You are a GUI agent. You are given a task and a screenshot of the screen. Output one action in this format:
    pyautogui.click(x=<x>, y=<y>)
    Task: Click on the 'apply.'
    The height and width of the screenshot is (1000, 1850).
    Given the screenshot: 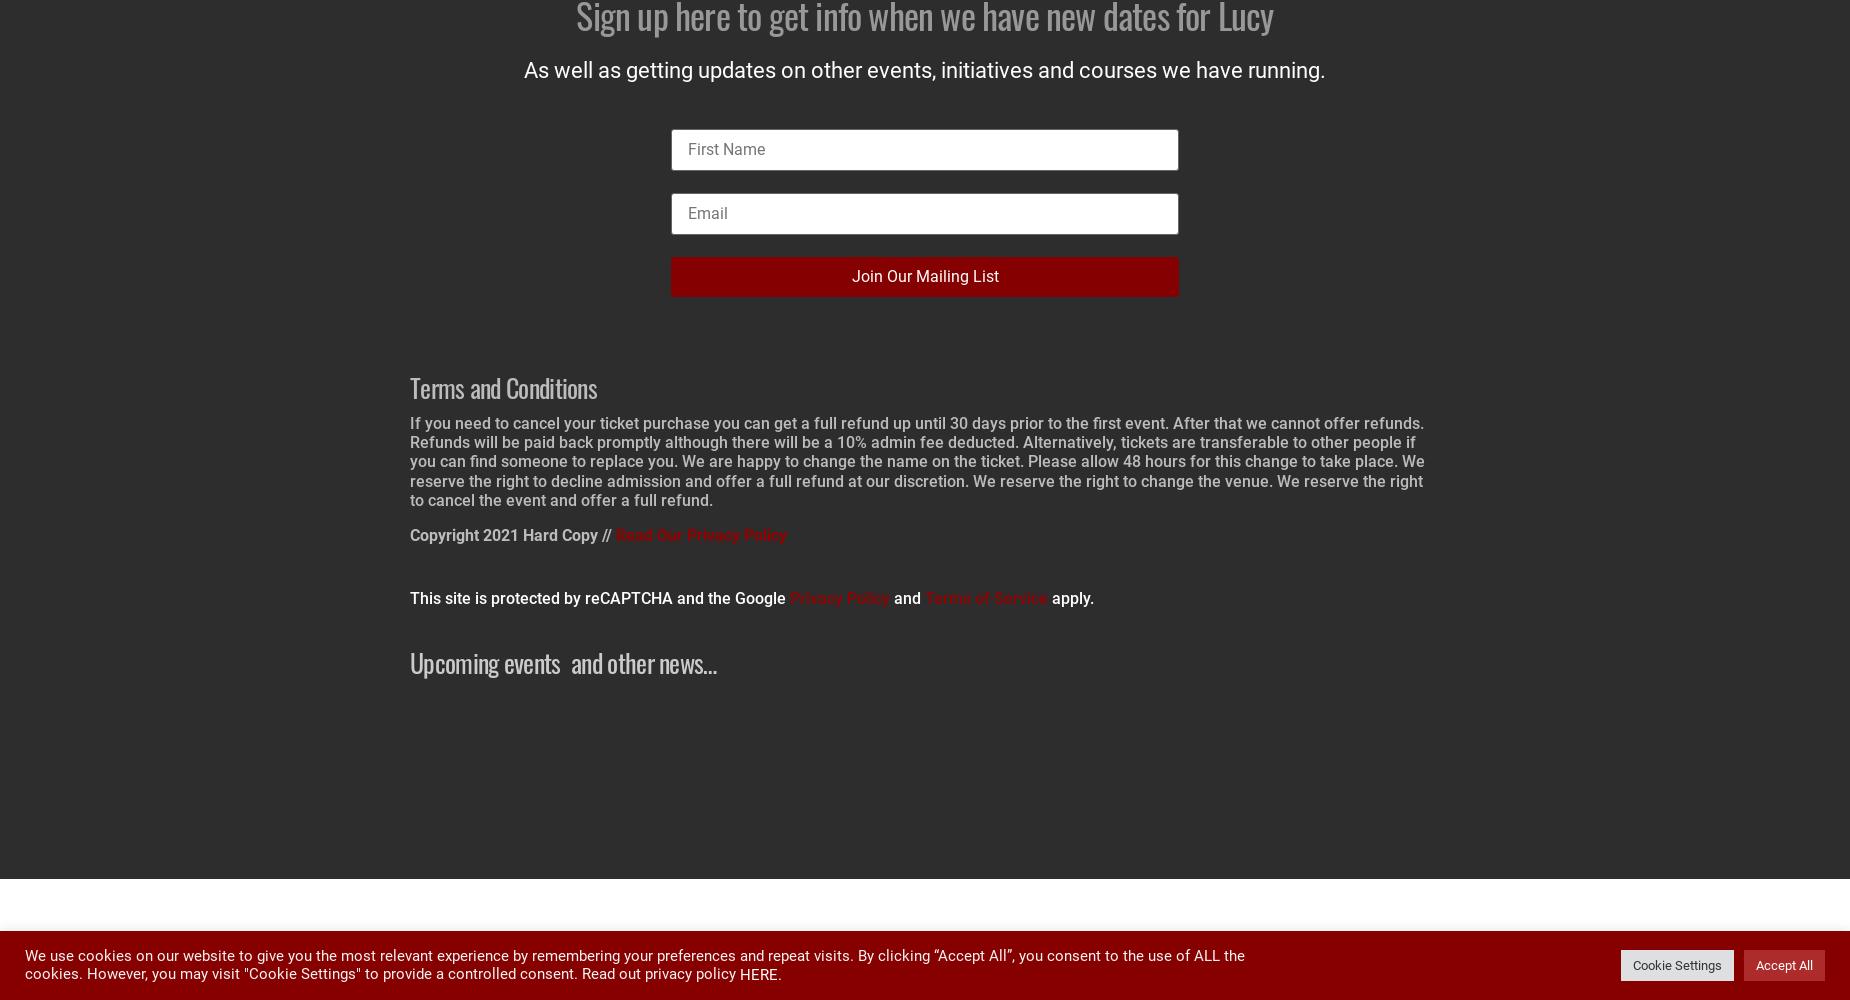 What is the action you would take?
    pyautogui.click(x=1047, y=597)
    